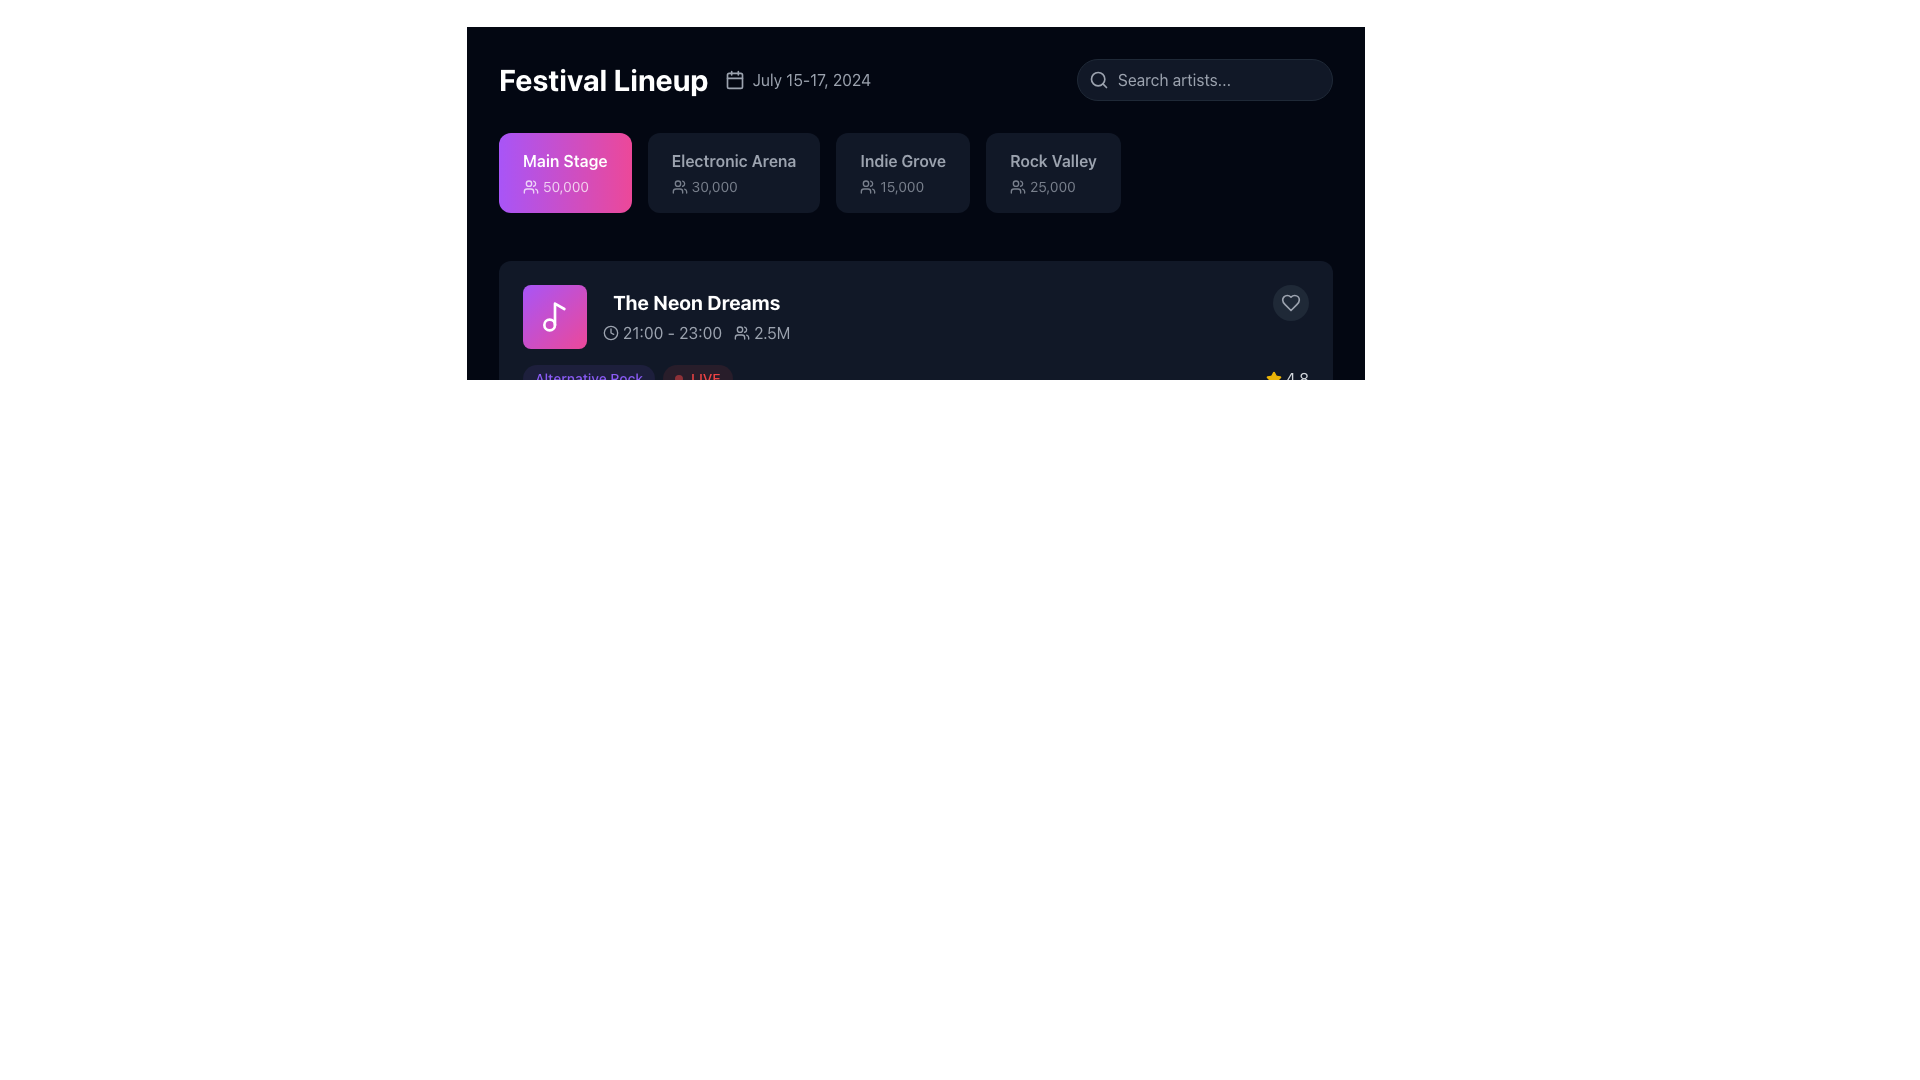 Image resolution: width=1920 pixels, height=1080 pixels. What do you see at coordinates (733, 79) in the screenshot?
I see `the rounded rectangle calendar icon, which is styled with dimensions of 18x18 pixels and positioned near the 'Festival Lineup' text` at bounding box center [733, 79].